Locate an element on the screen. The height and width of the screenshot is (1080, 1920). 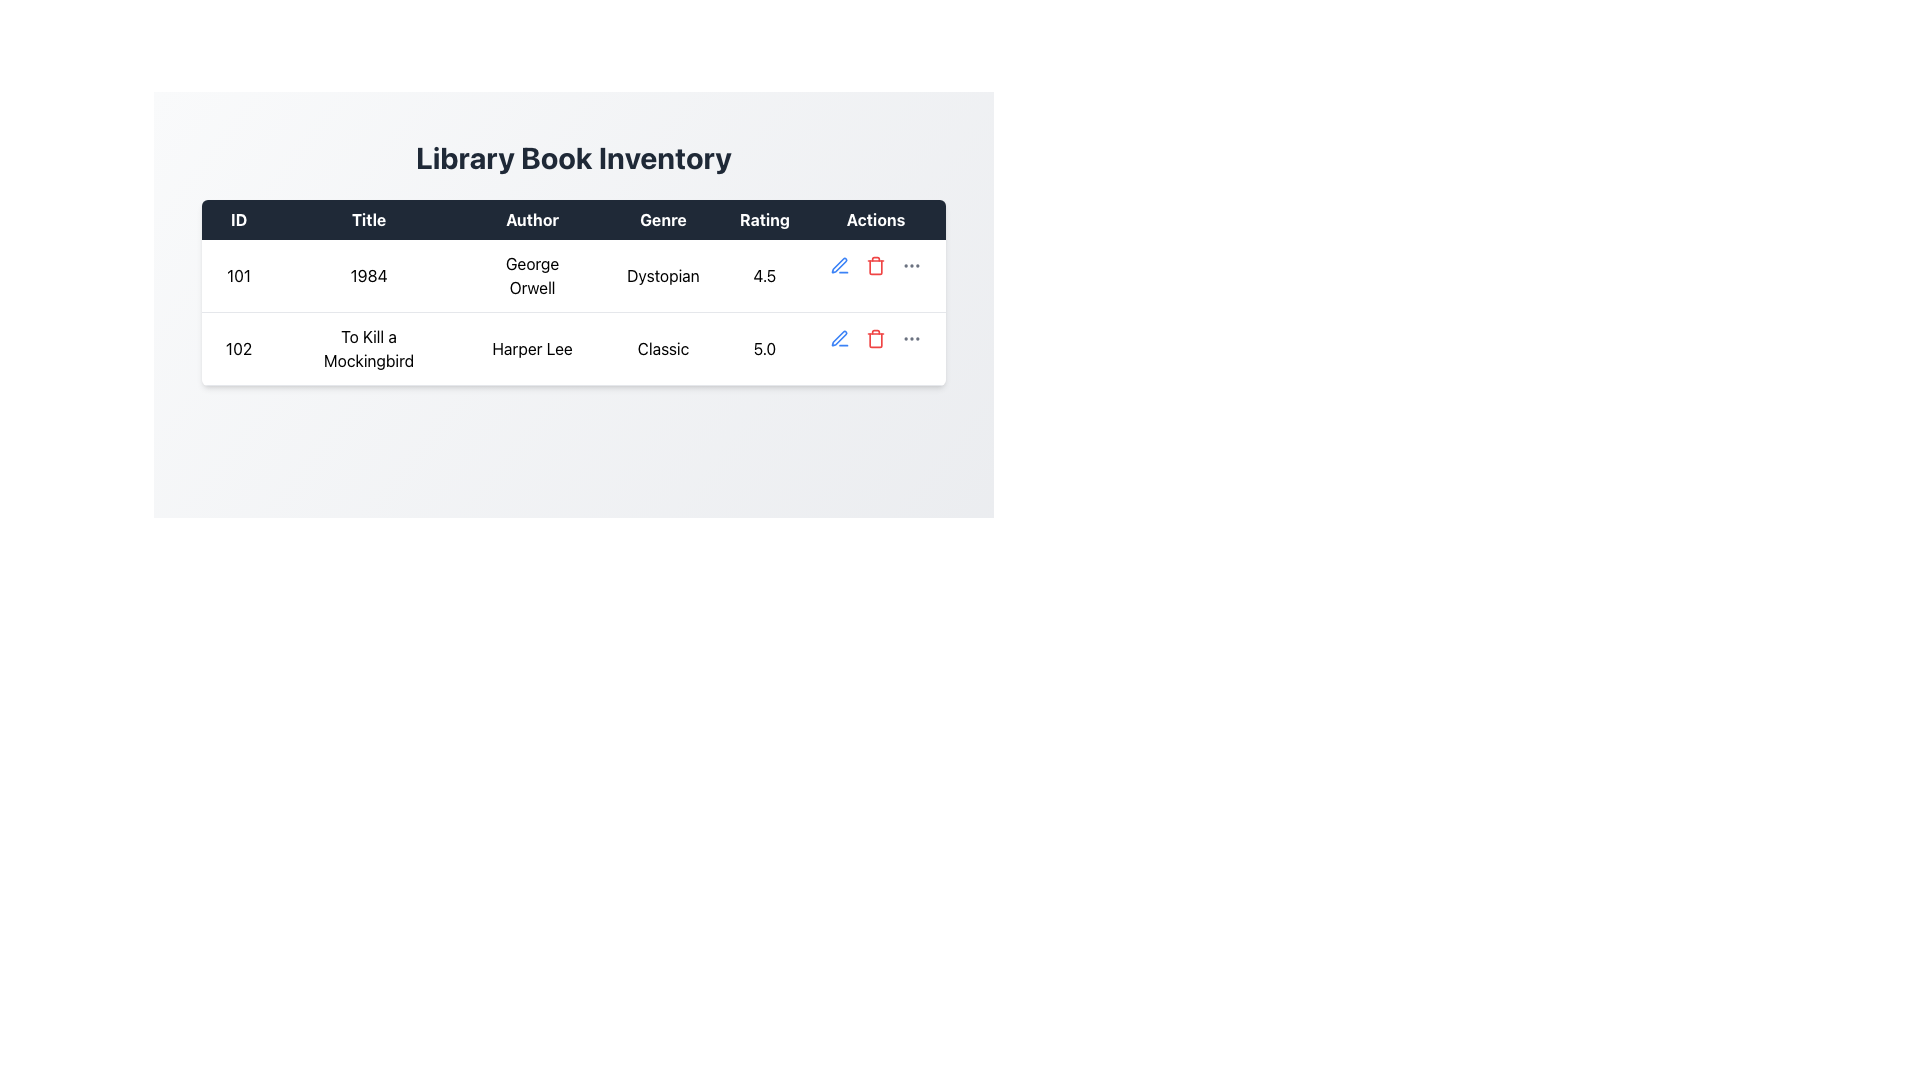
the display field showing the author 'Harper Lee' in the third column of the second row of the table with ID '102' for the book 'To Kill a Mockingbird' is located at coordinates (532, 347).